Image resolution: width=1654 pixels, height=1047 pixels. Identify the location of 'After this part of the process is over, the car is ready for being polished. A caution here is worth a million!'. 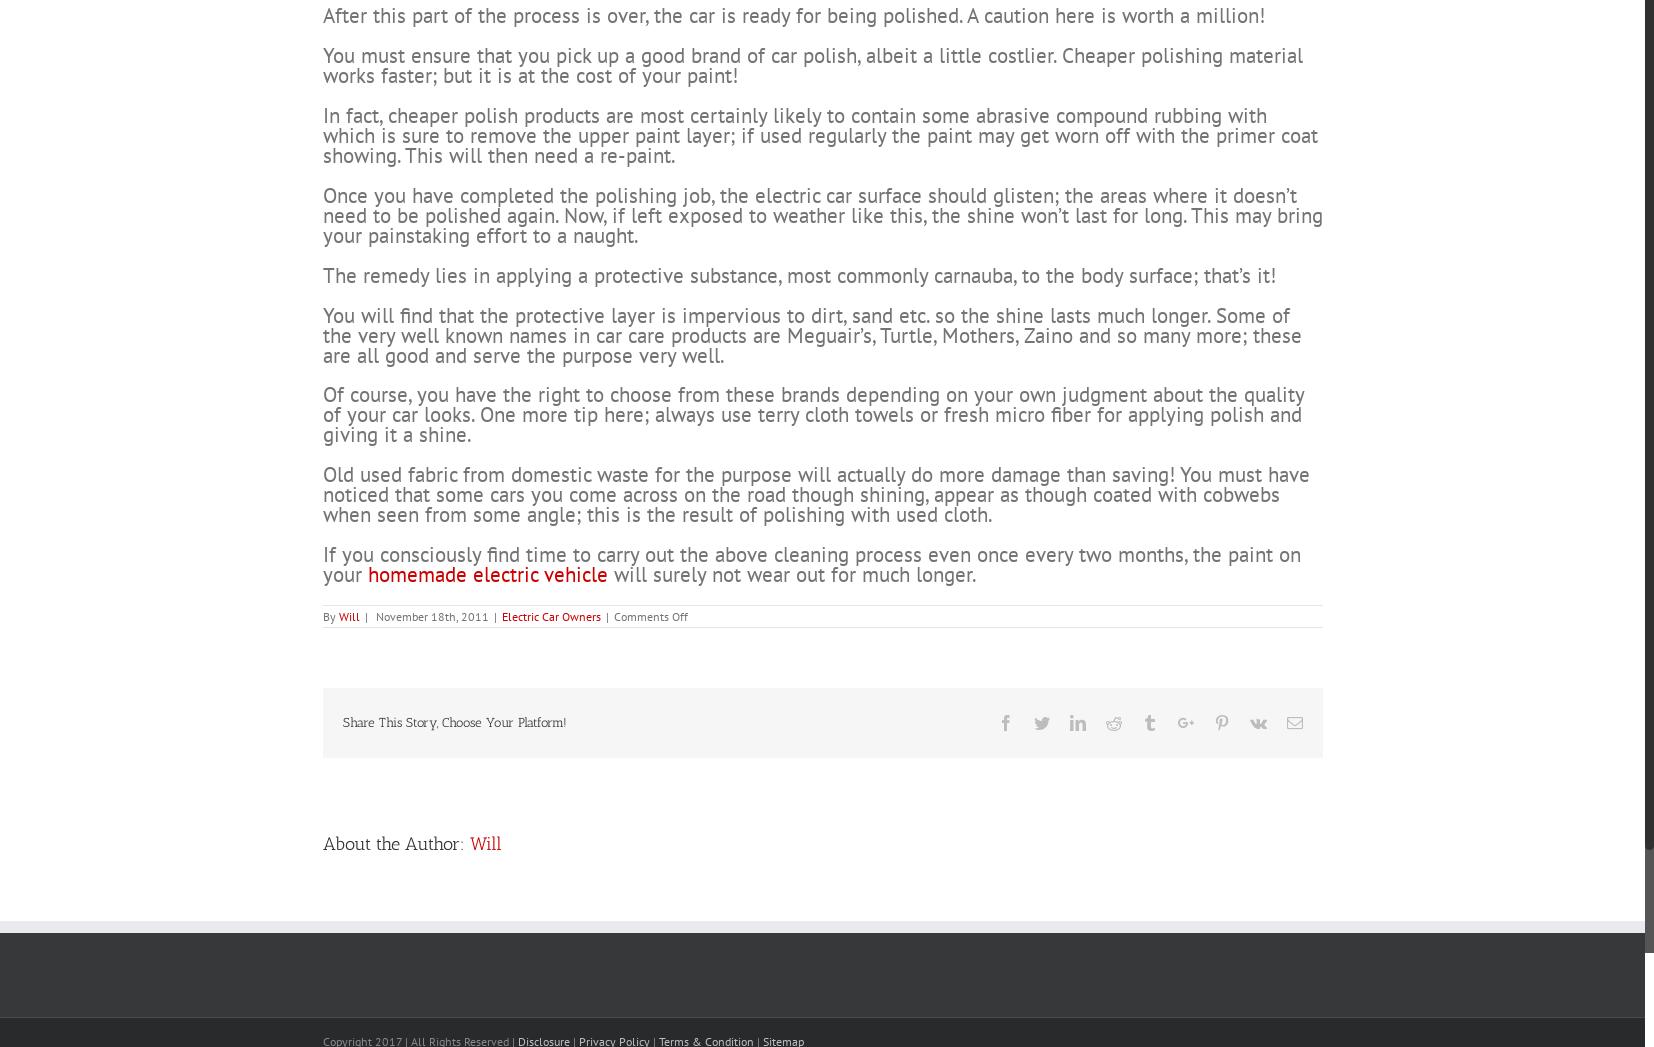
(792, 89).